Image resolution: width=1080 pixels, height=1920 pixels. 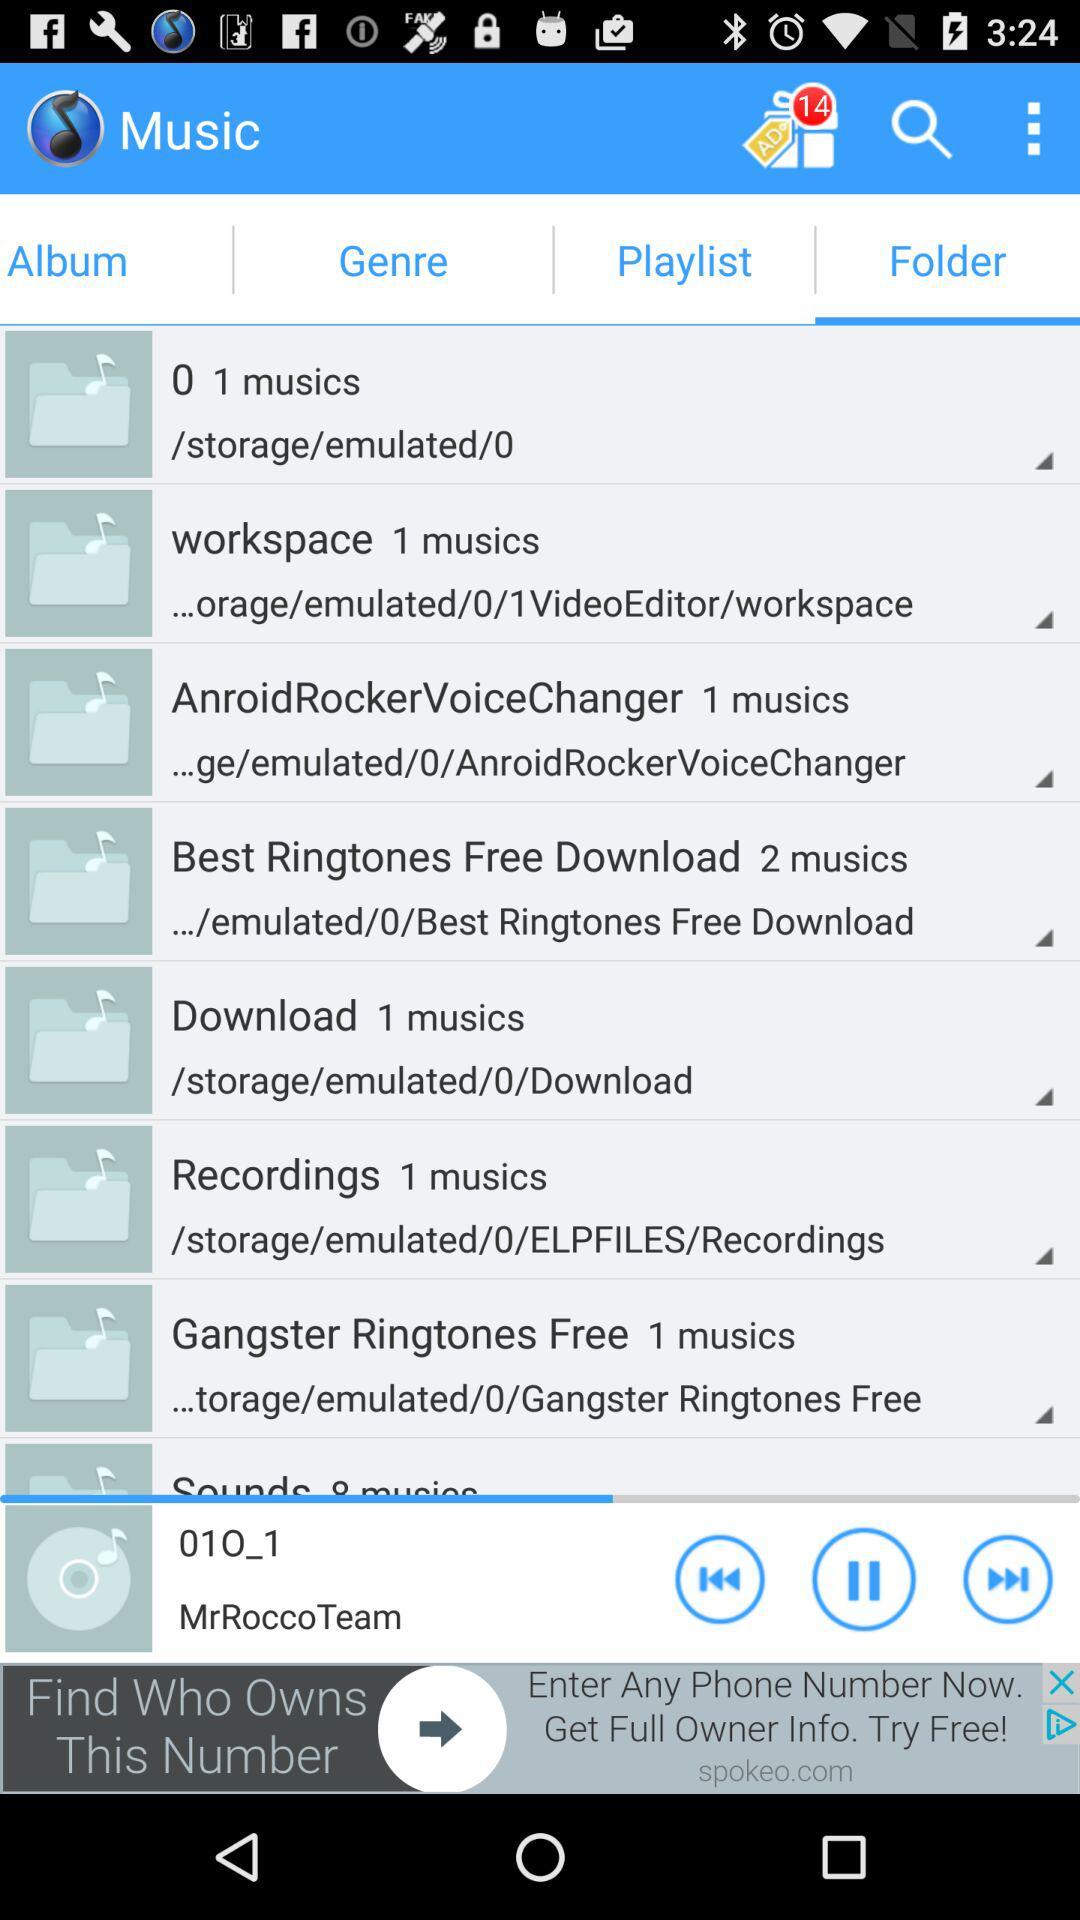 I want to click on go back, so click(x=720, y=1577).